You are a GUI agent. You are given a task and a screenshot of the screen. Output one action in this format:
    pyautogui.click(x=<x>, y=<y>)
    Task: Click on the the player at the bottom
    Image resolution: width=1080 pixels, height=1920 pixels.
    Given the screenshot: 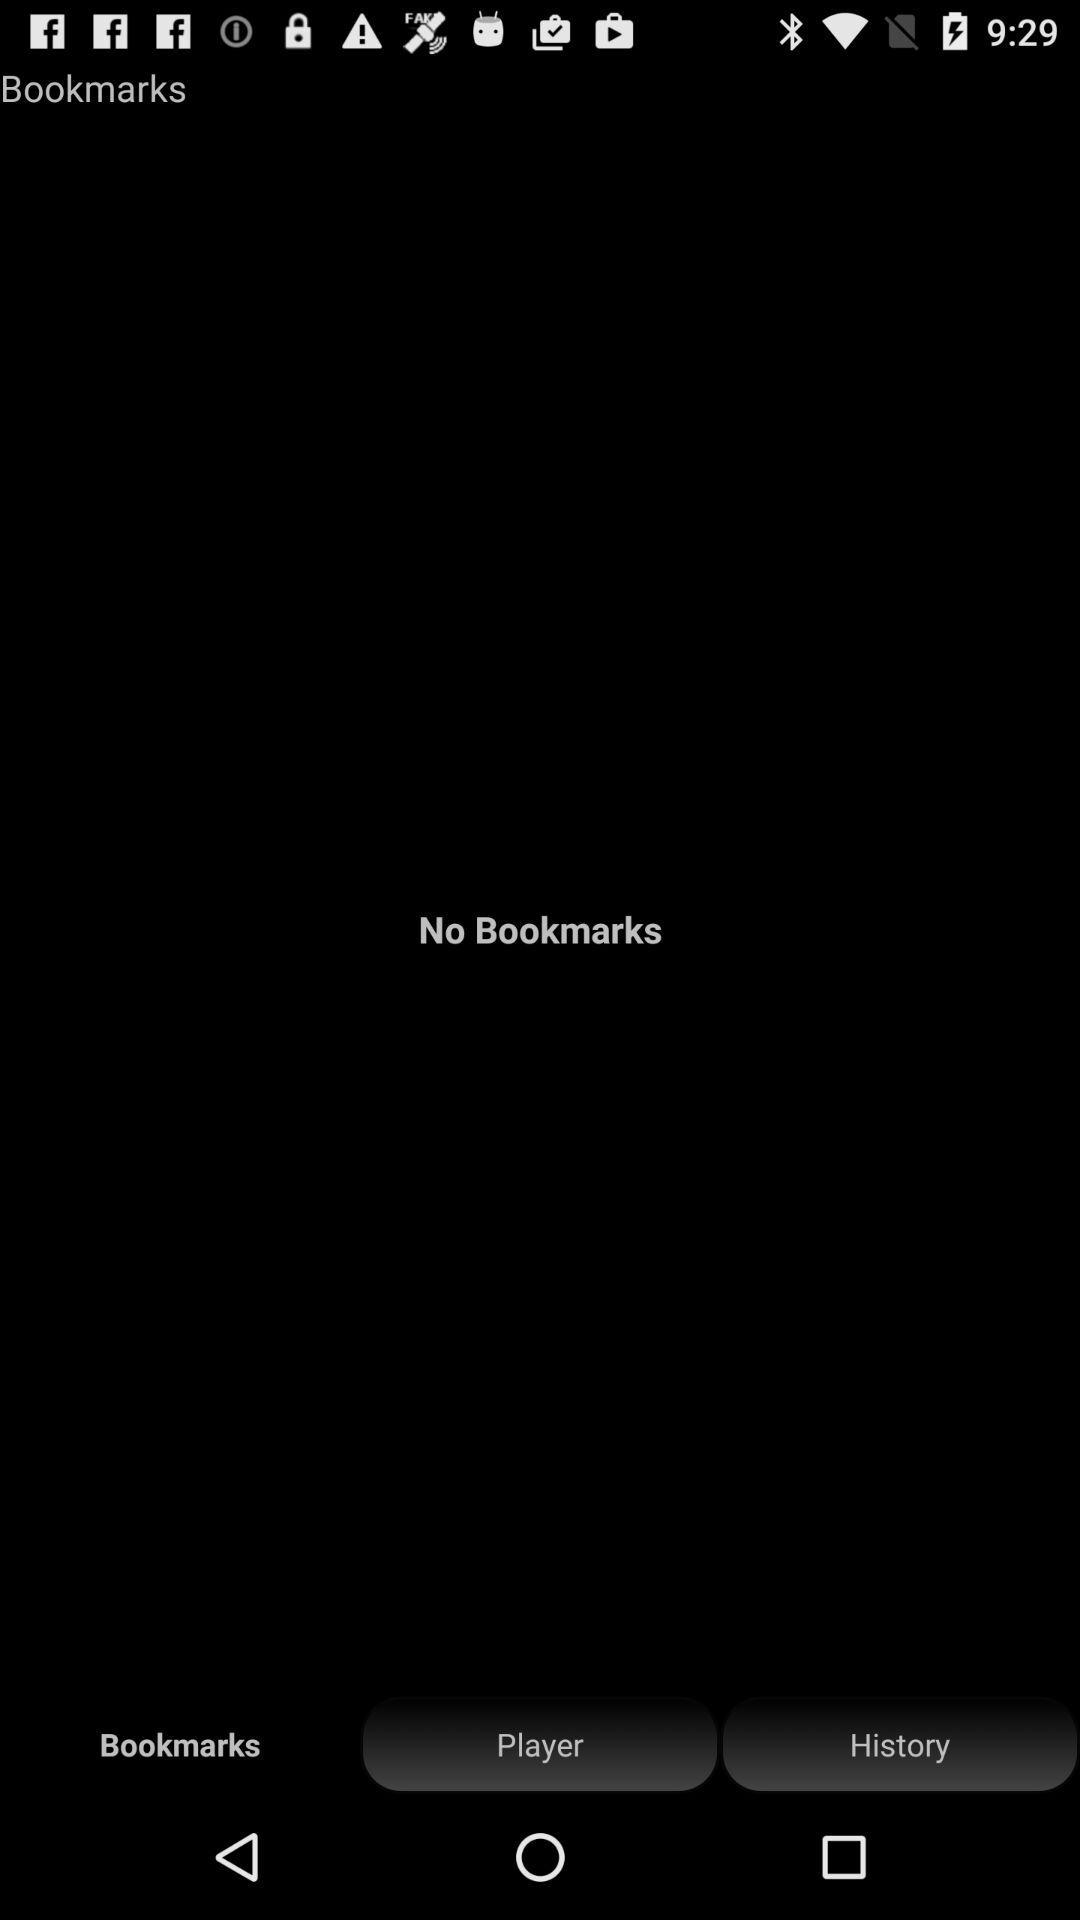 What is the action you would take?
    pyautogui.click(x=540, y=1744)
    